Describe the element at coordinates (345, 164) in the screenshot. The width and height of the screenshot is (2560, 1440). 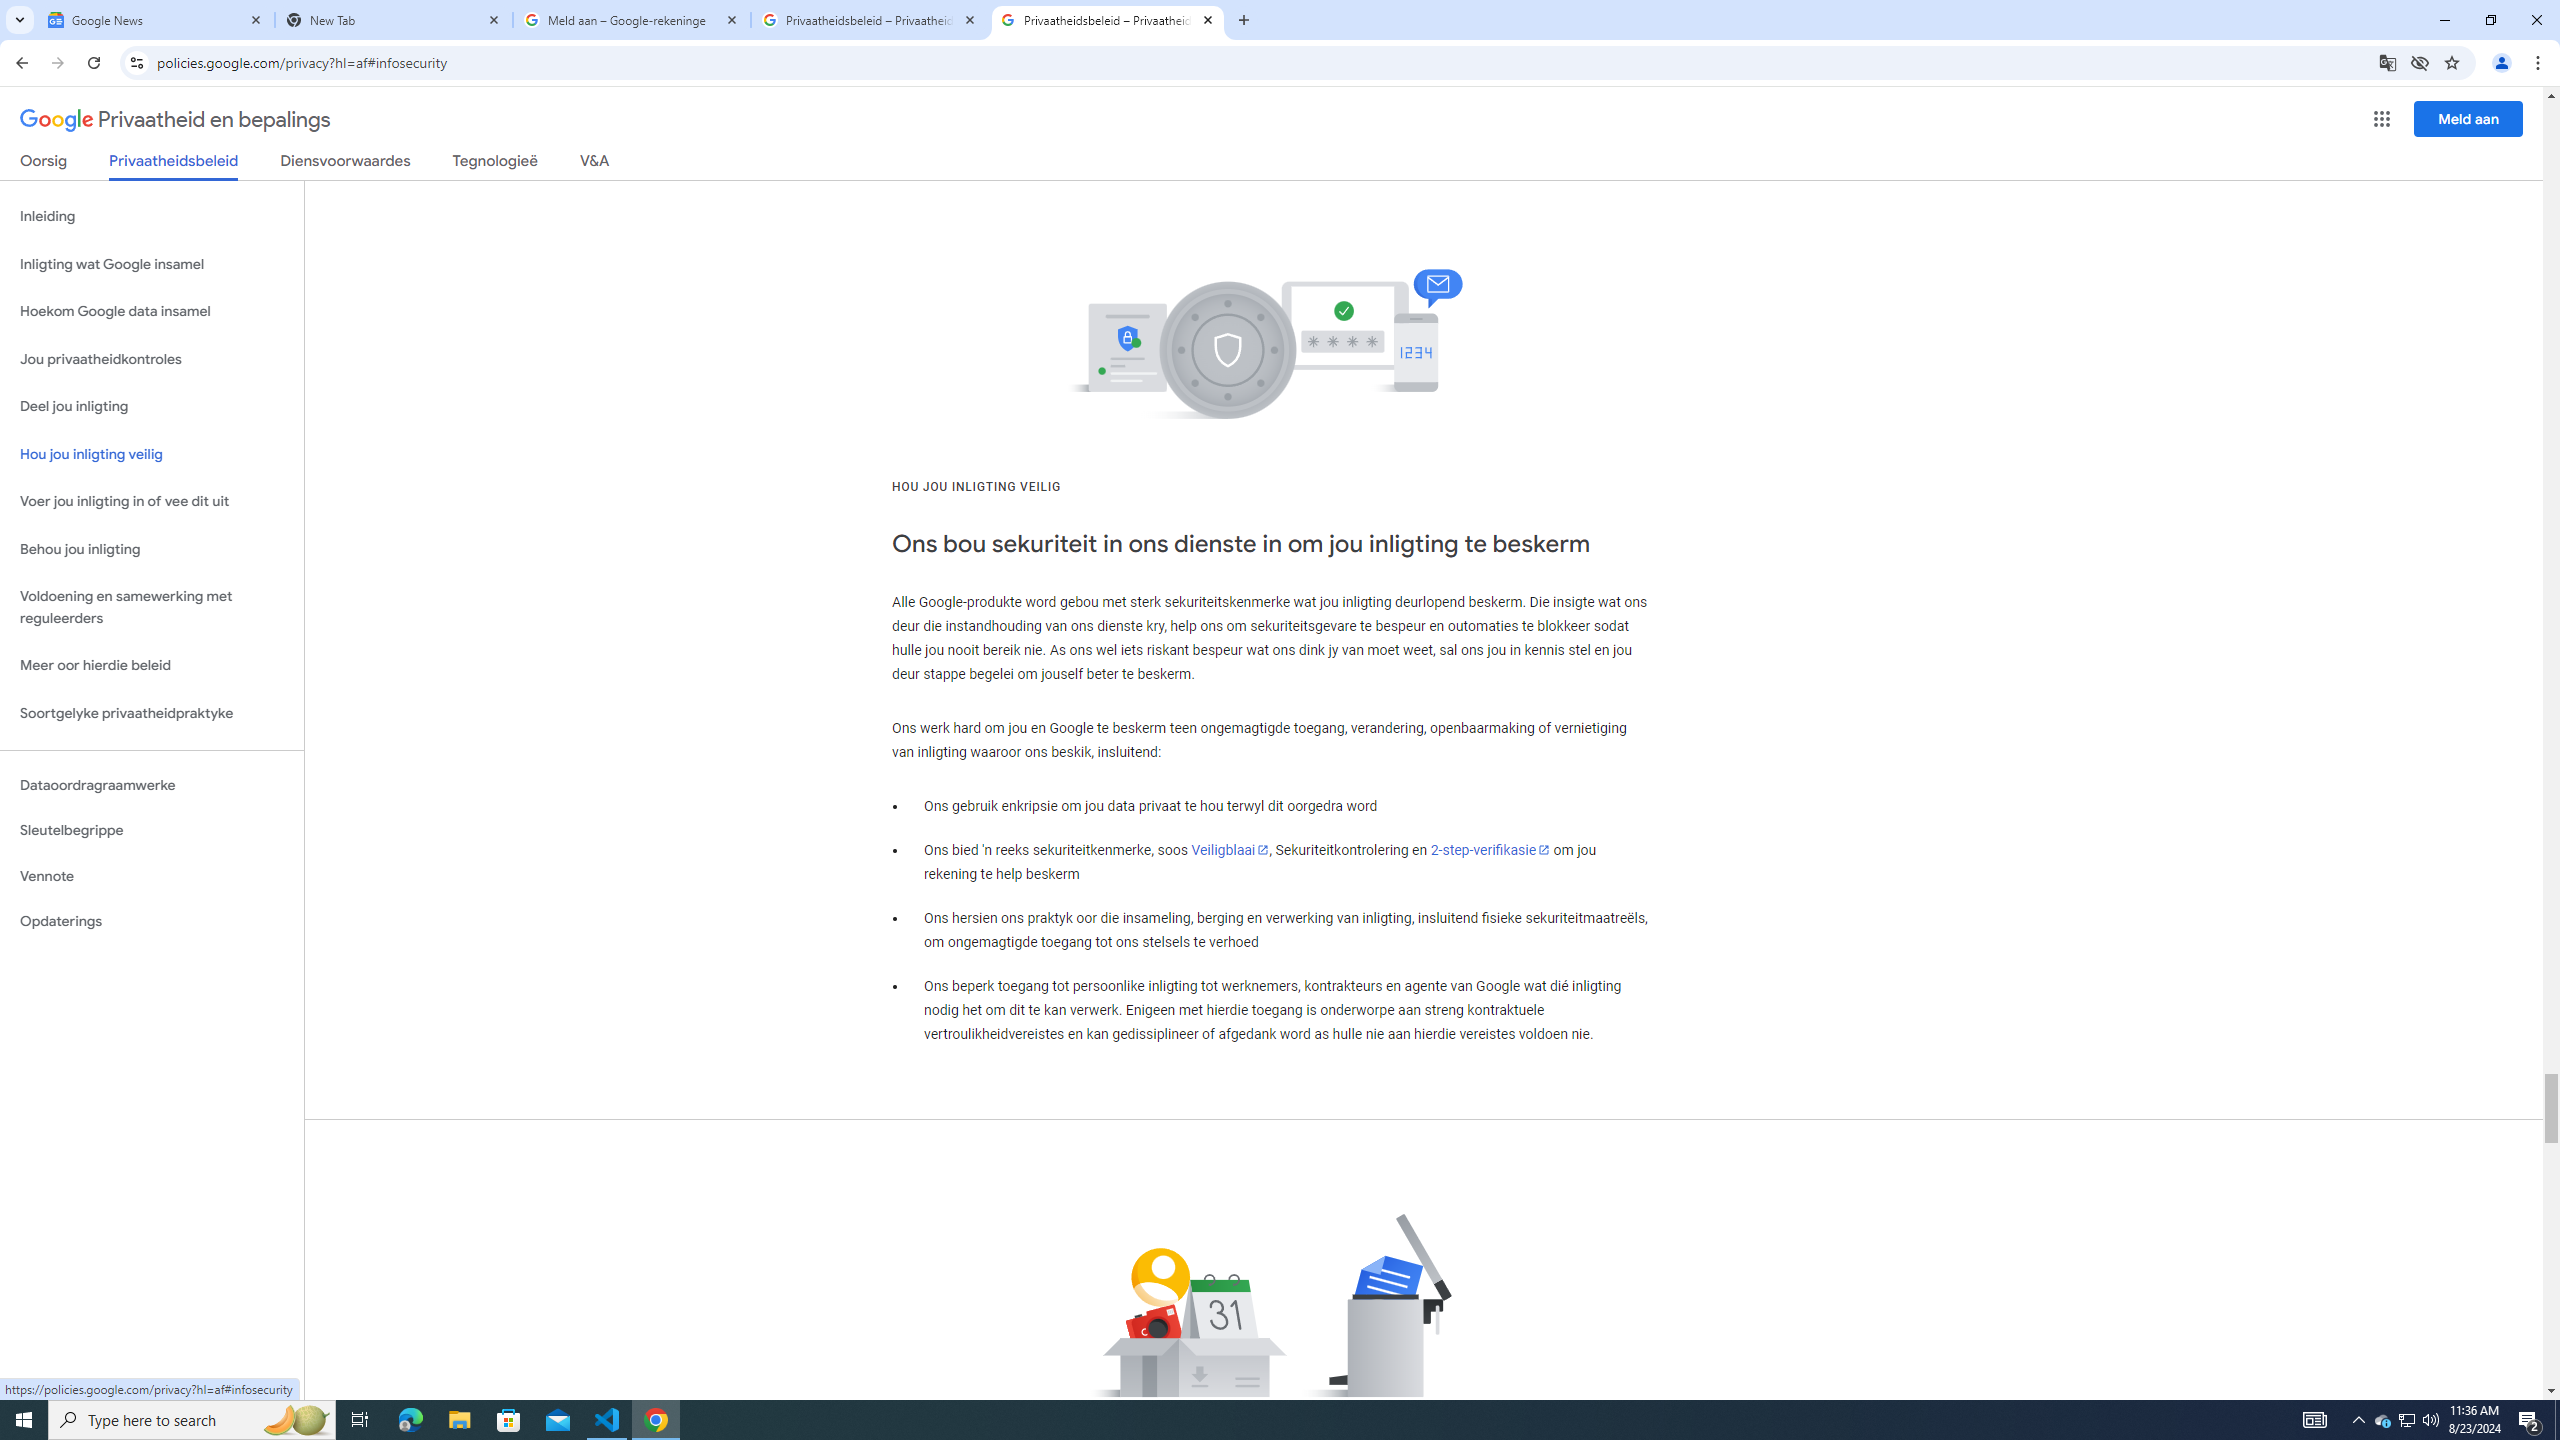
I see `'Diensvoorwaardes'` at that location.